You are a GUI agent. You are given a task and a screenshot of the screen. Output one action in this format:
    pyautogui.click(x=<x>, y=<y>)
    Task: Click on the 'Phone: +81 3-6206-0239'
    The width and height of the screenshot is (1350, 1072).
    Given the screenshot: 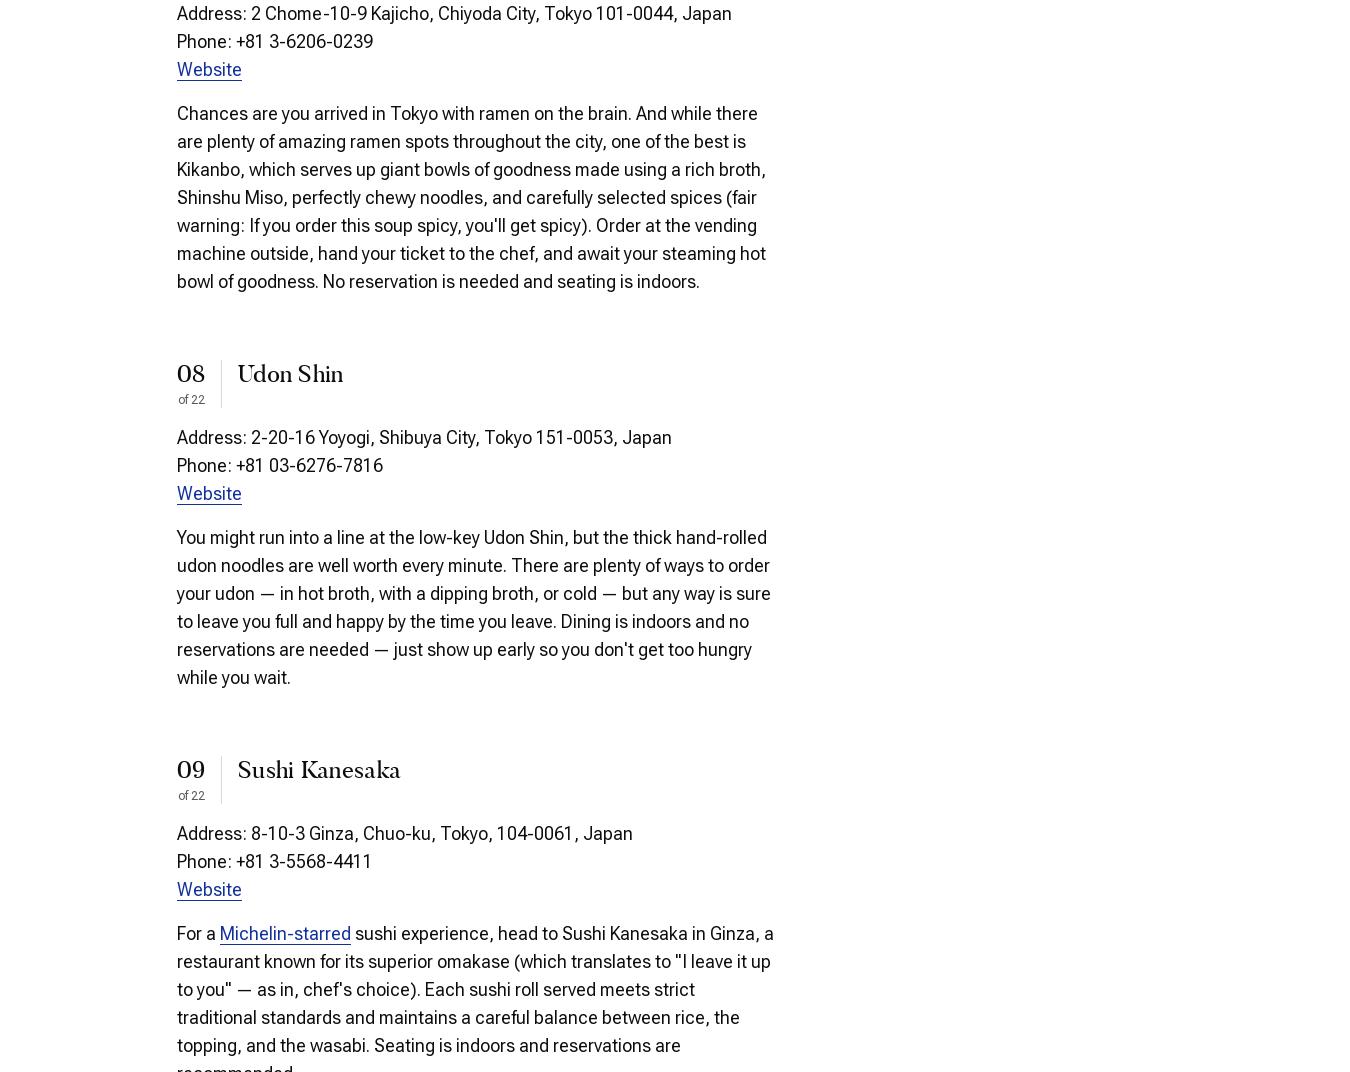 What is the action you would take?
    pyautogui.click(x=176, y=39)
    